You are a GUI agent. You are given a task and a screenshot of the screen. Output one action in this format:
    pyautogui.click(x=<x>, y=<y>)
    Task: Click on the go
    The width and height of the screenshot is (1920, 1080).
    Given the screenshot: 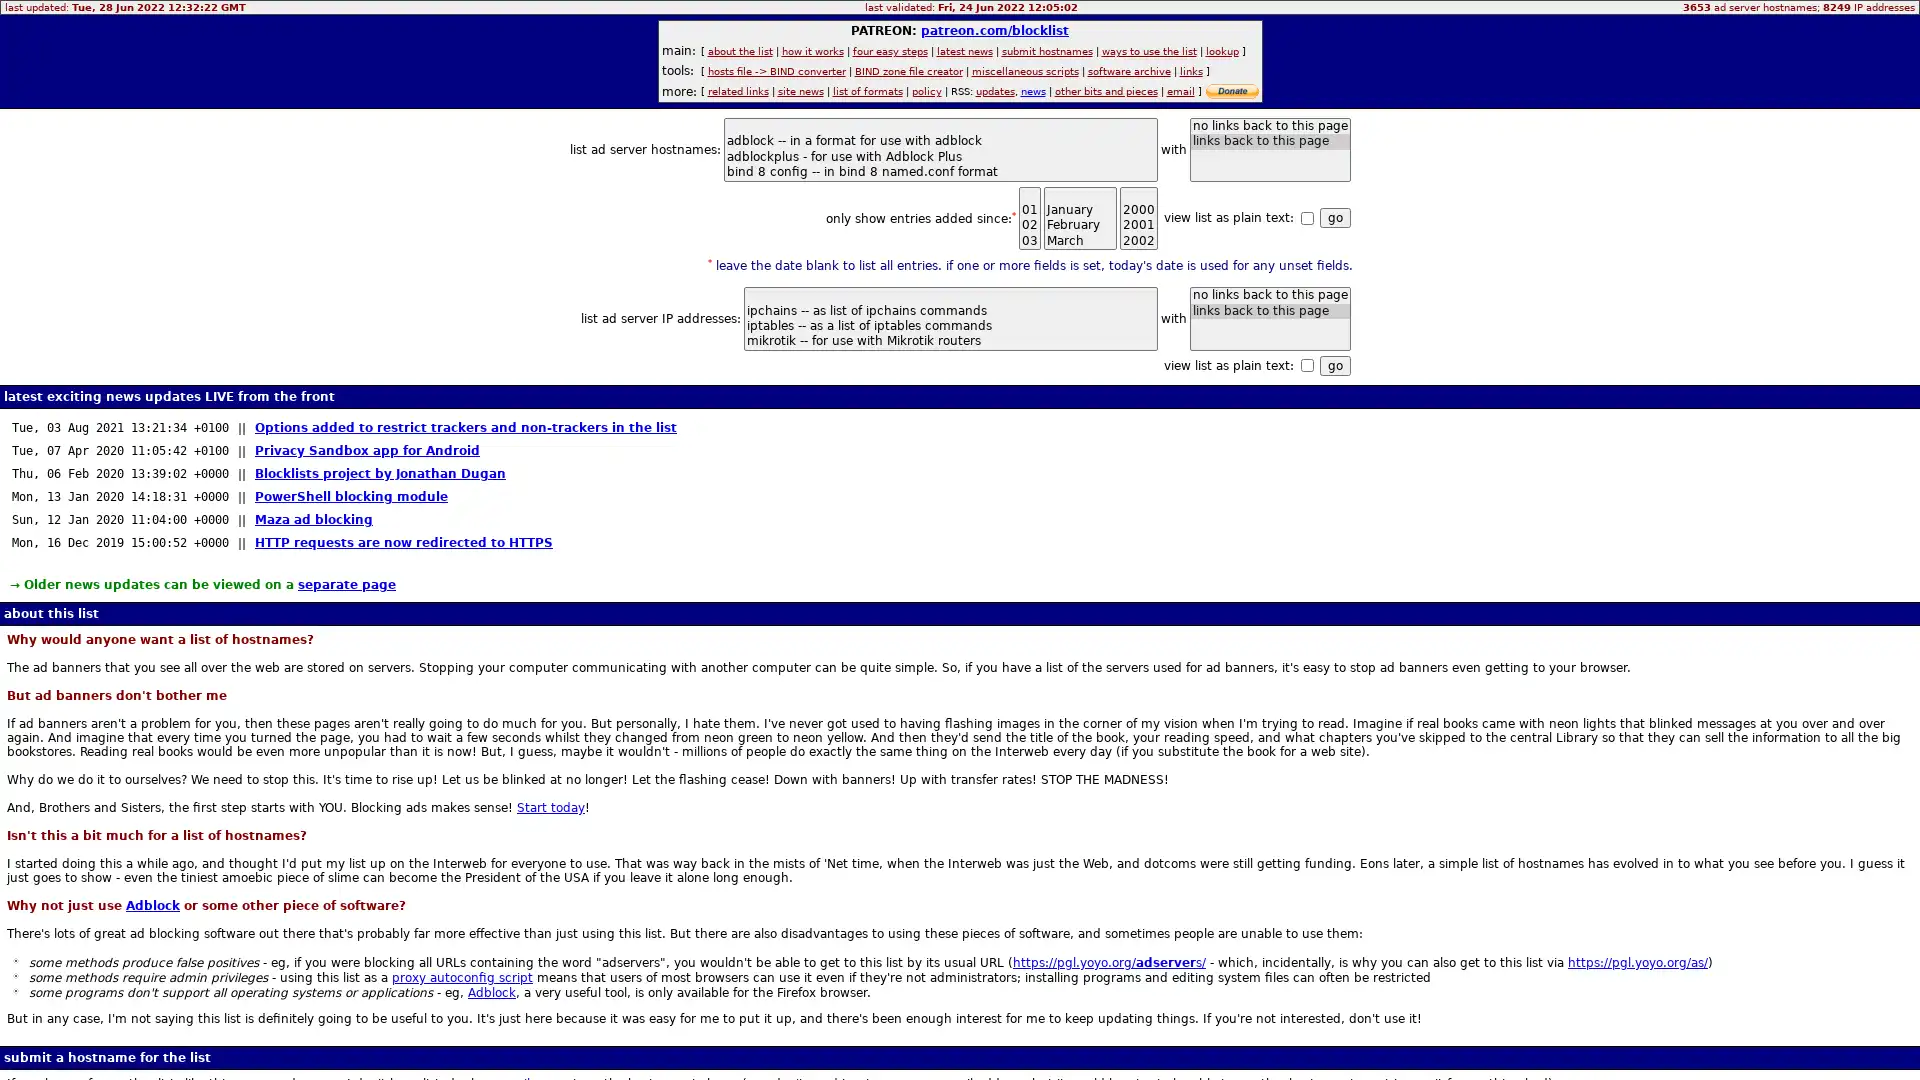 What is the action you would take?
    pyautogui.click(x=1334, y=218)
    